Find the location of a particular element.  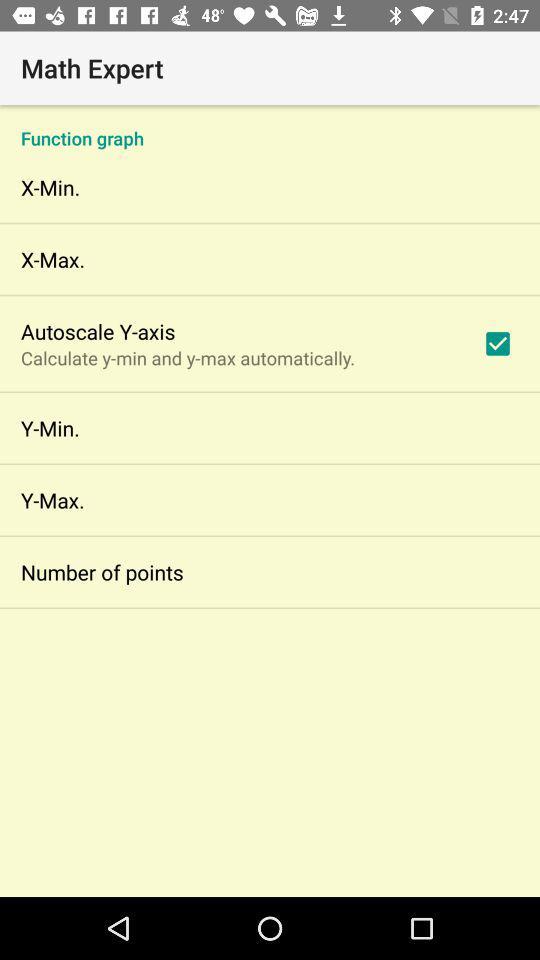

the number of points is located at coordinates (102, 572).